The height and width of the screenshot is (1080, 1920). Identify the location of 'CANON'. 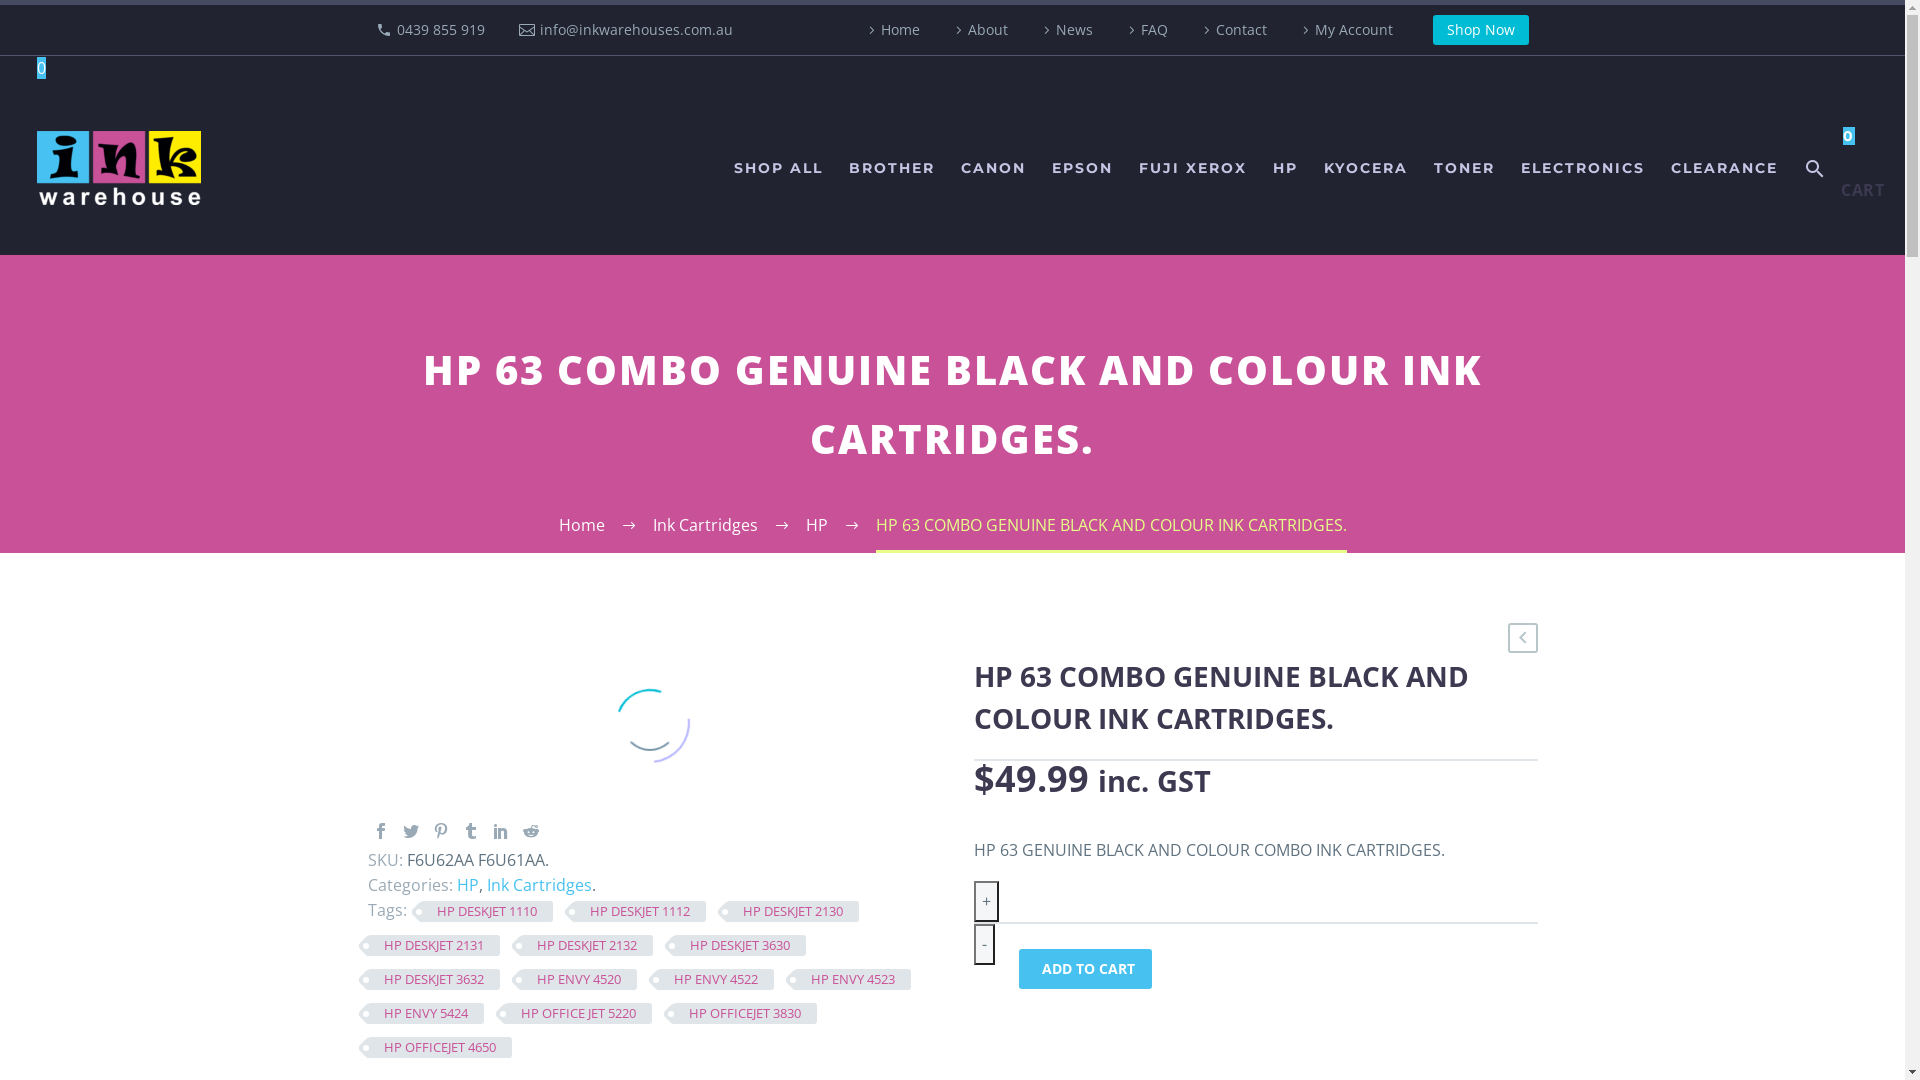
(949, 167).